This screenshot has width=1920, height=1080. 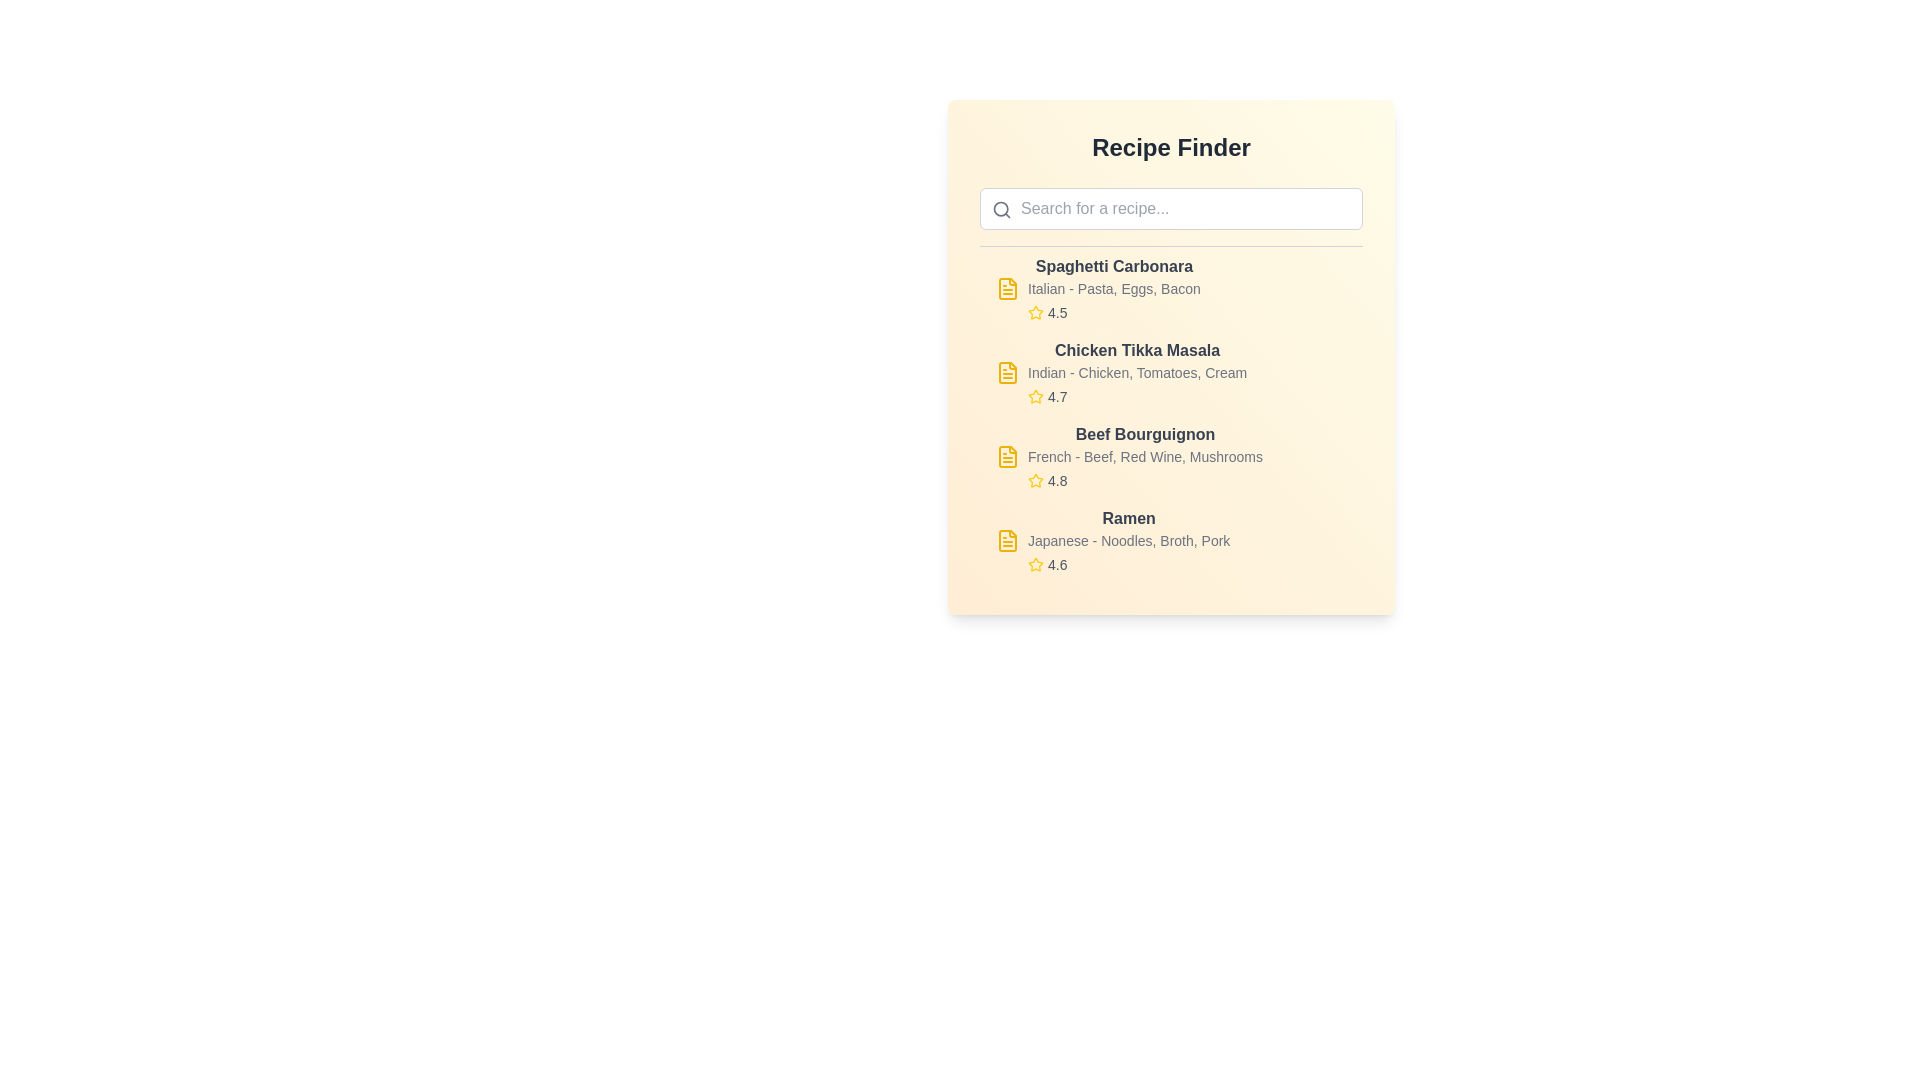 I want to click on the yellow star icon that indicates the quality rating for the fourth item ('Ramen') in the recipe list, so click(x=1036, y=564).